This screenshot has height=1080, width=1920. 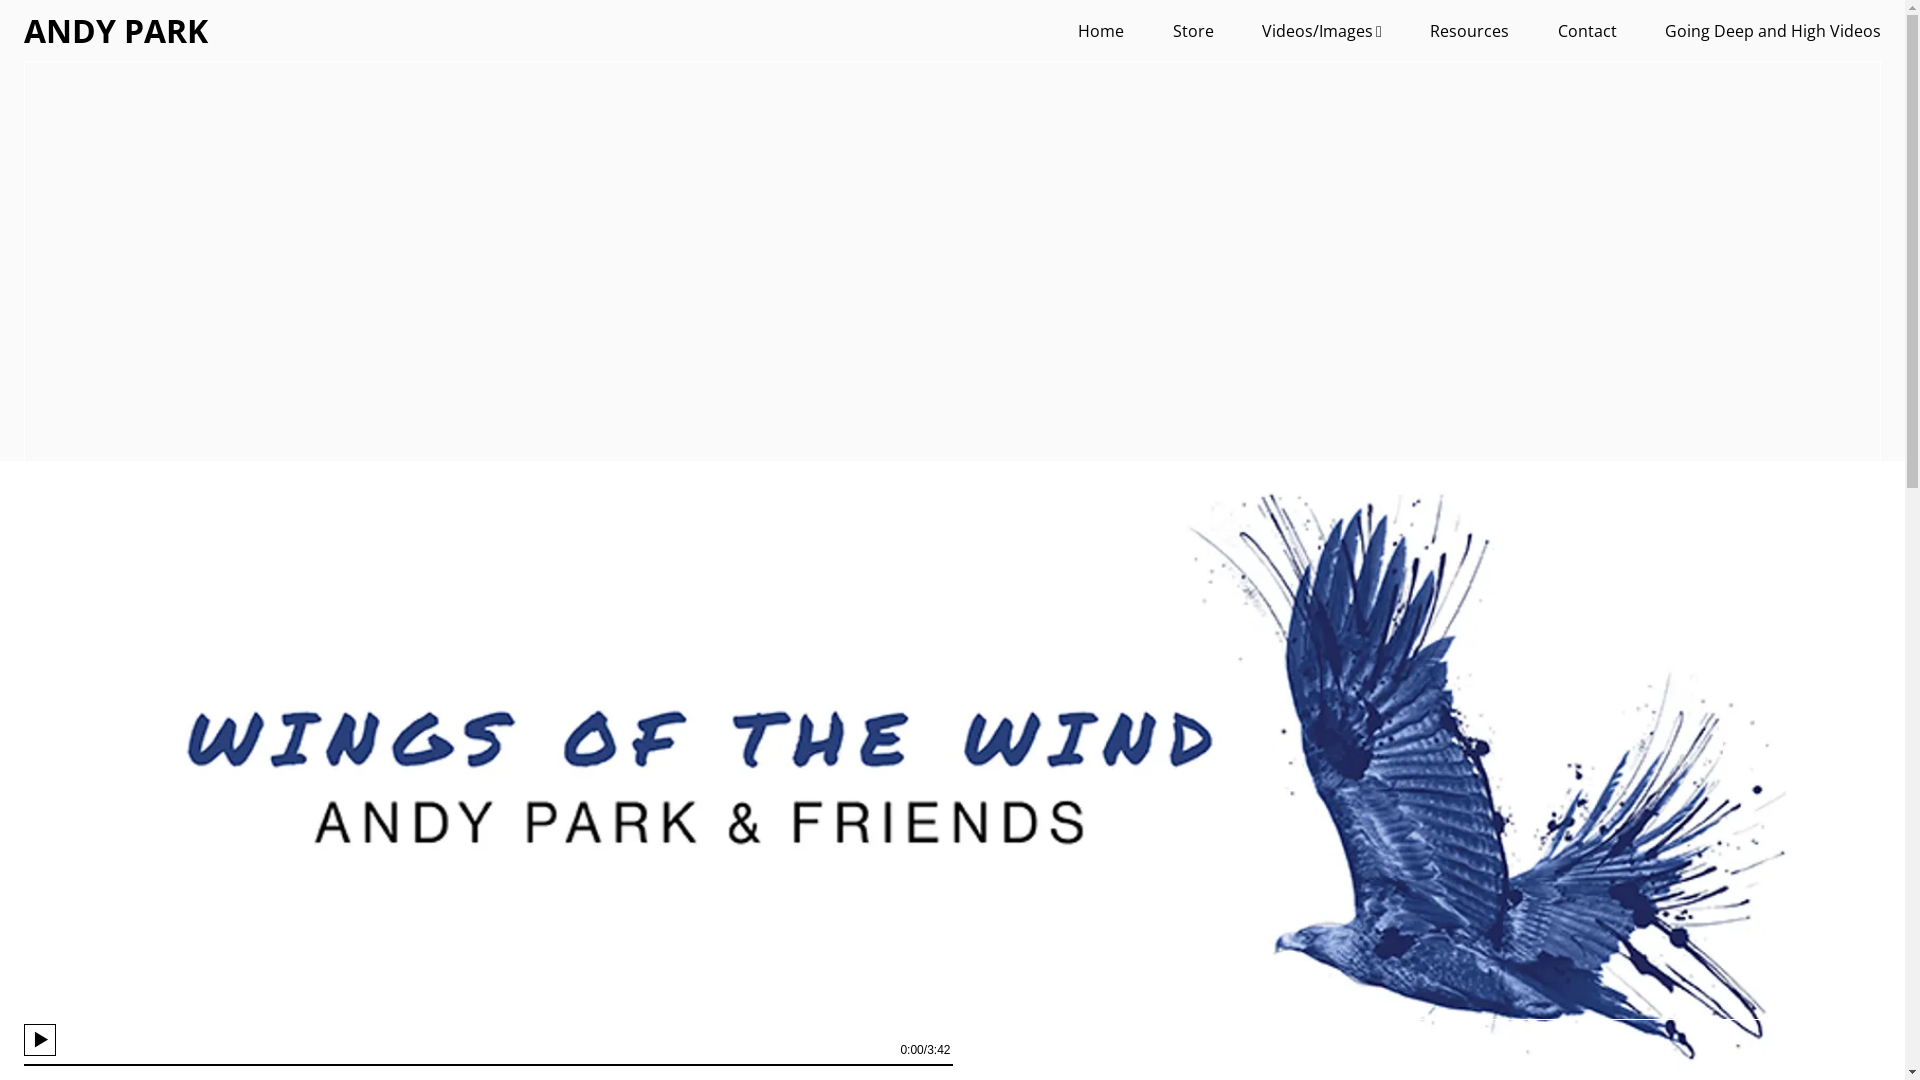 I want to click on 'Resources', so click(x=1469, y=31).